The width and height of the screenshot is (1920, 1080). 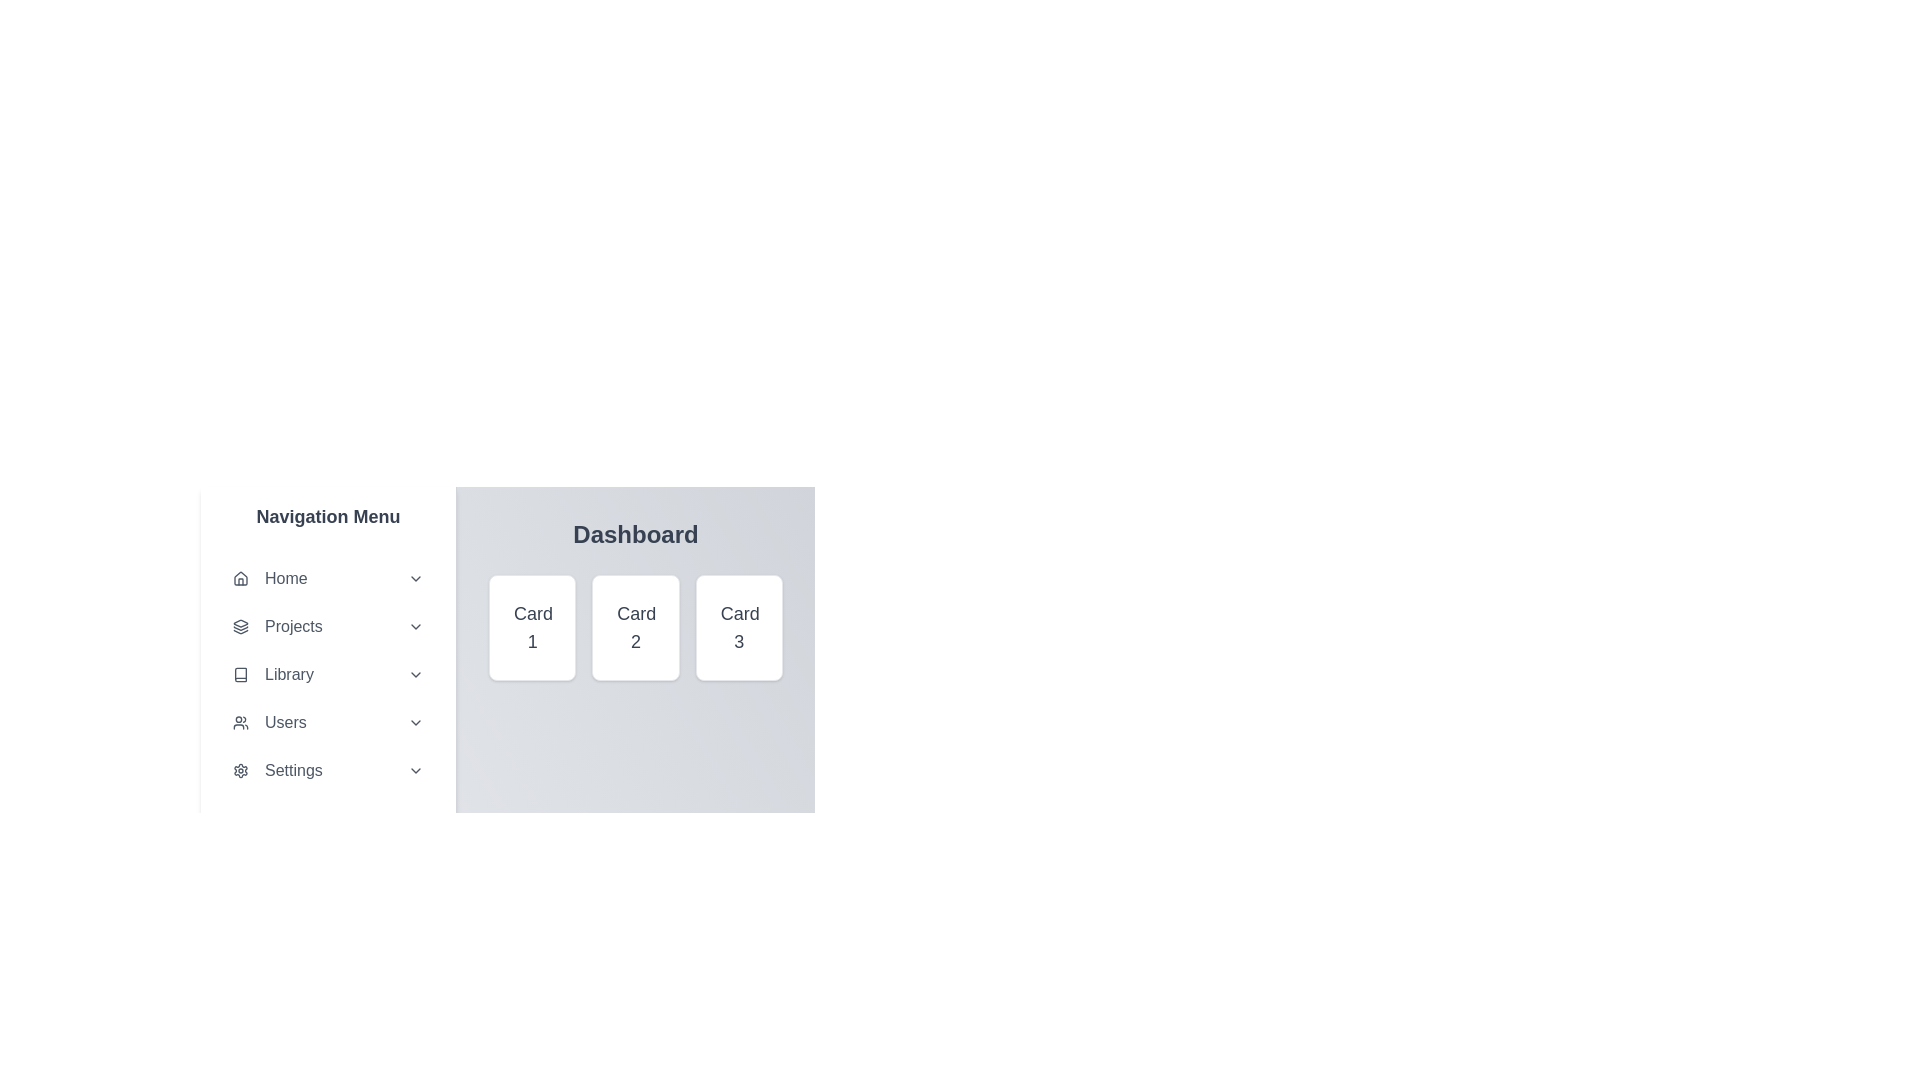 What do you see at coordinates (240, 578) in the screenshot?
I see `the house icon in the navigation menu that precedes the 'Home' text item` at bounding box center [240, 578].